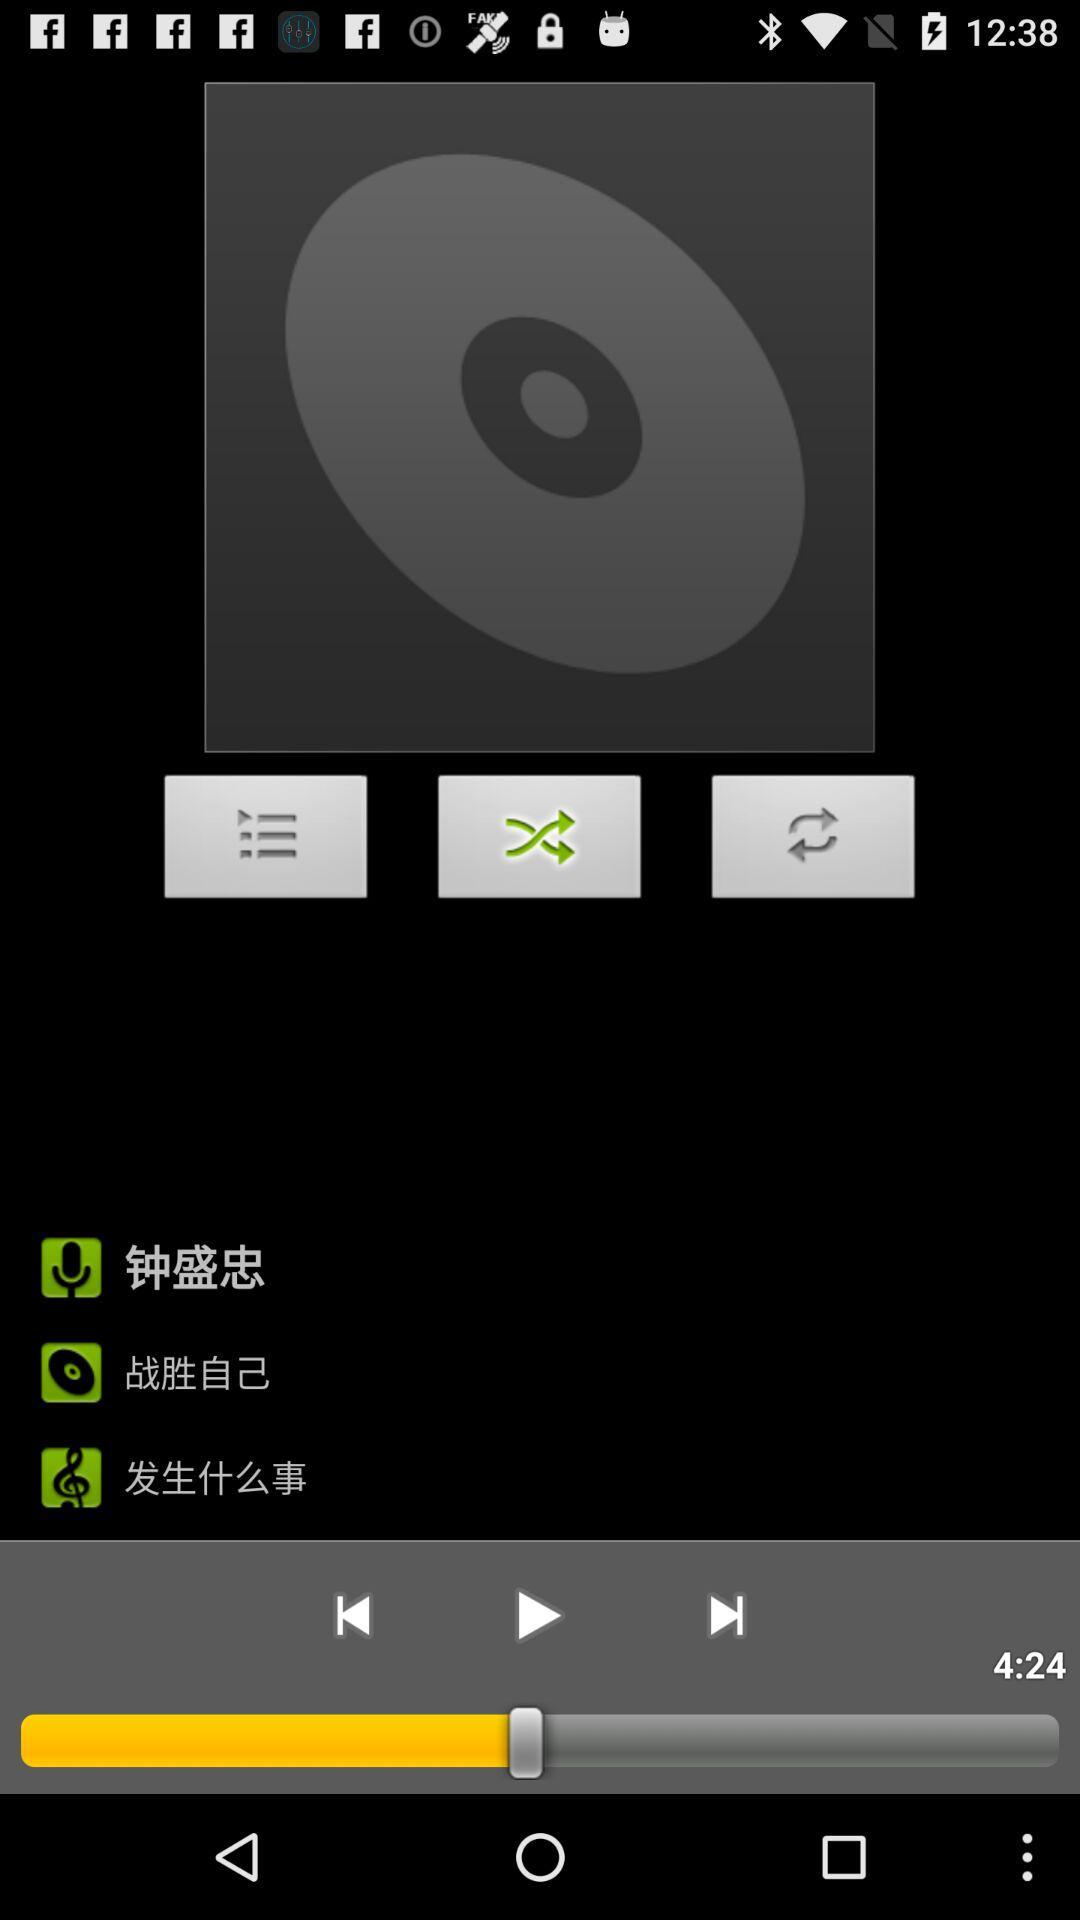 This screenshot has height=1920, width=1080. Describe the element at coordinates (538, 1727) in the screenshot. I see `the play icon` at that location.